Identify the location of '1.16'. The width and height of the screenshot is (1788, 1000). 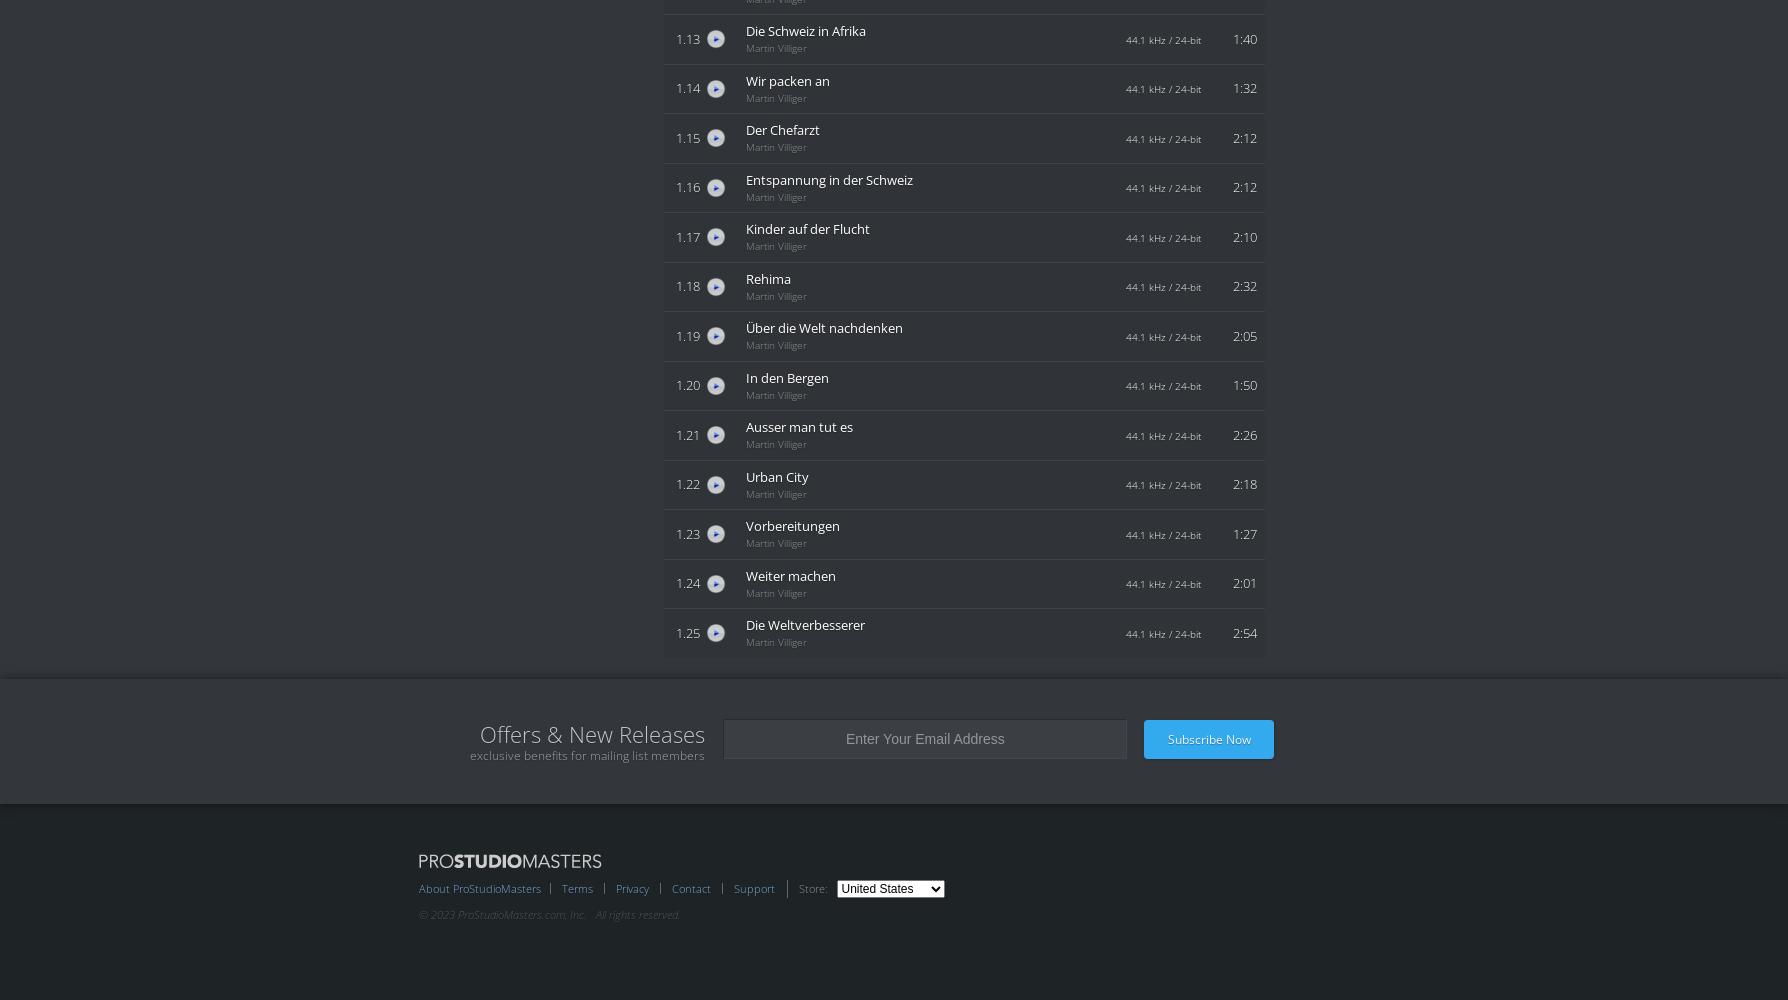
(675, 187).